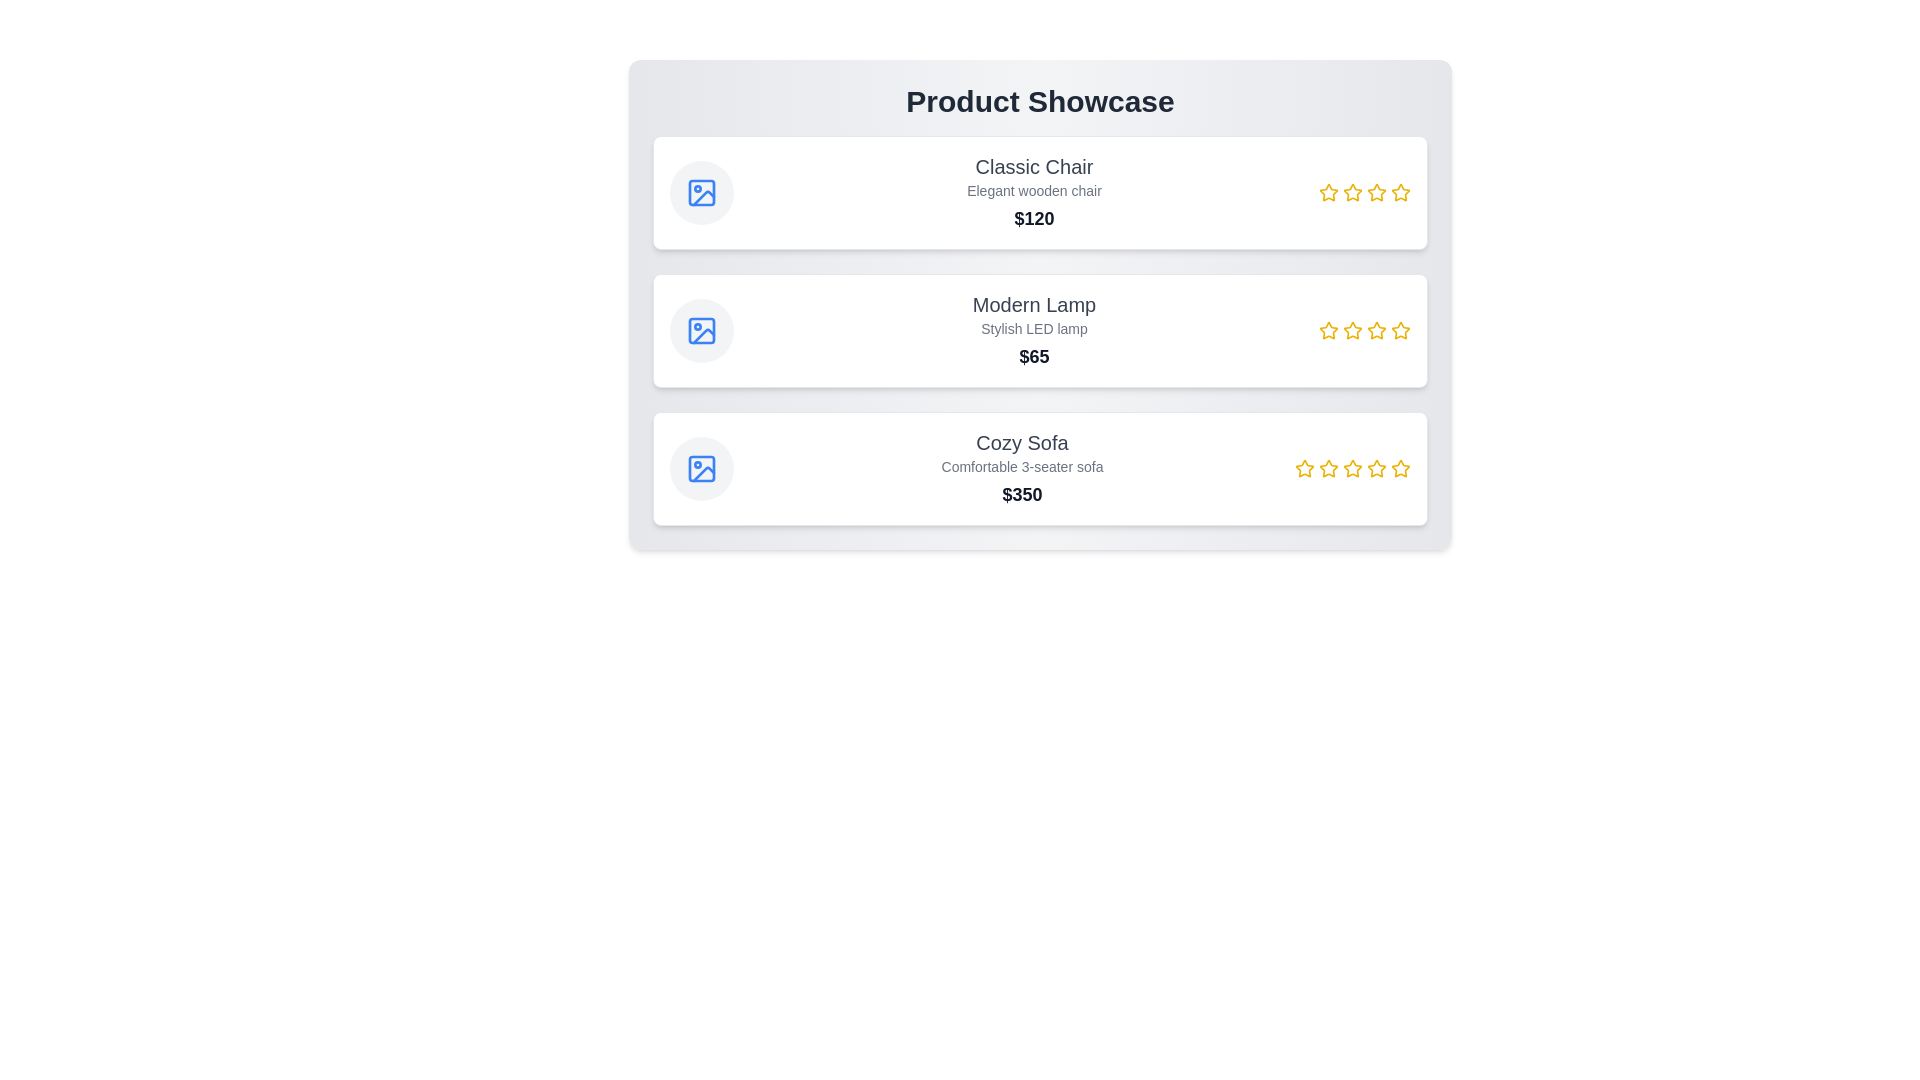  I want to click on the rating for a product to 4 stars, so click(1400, 192).